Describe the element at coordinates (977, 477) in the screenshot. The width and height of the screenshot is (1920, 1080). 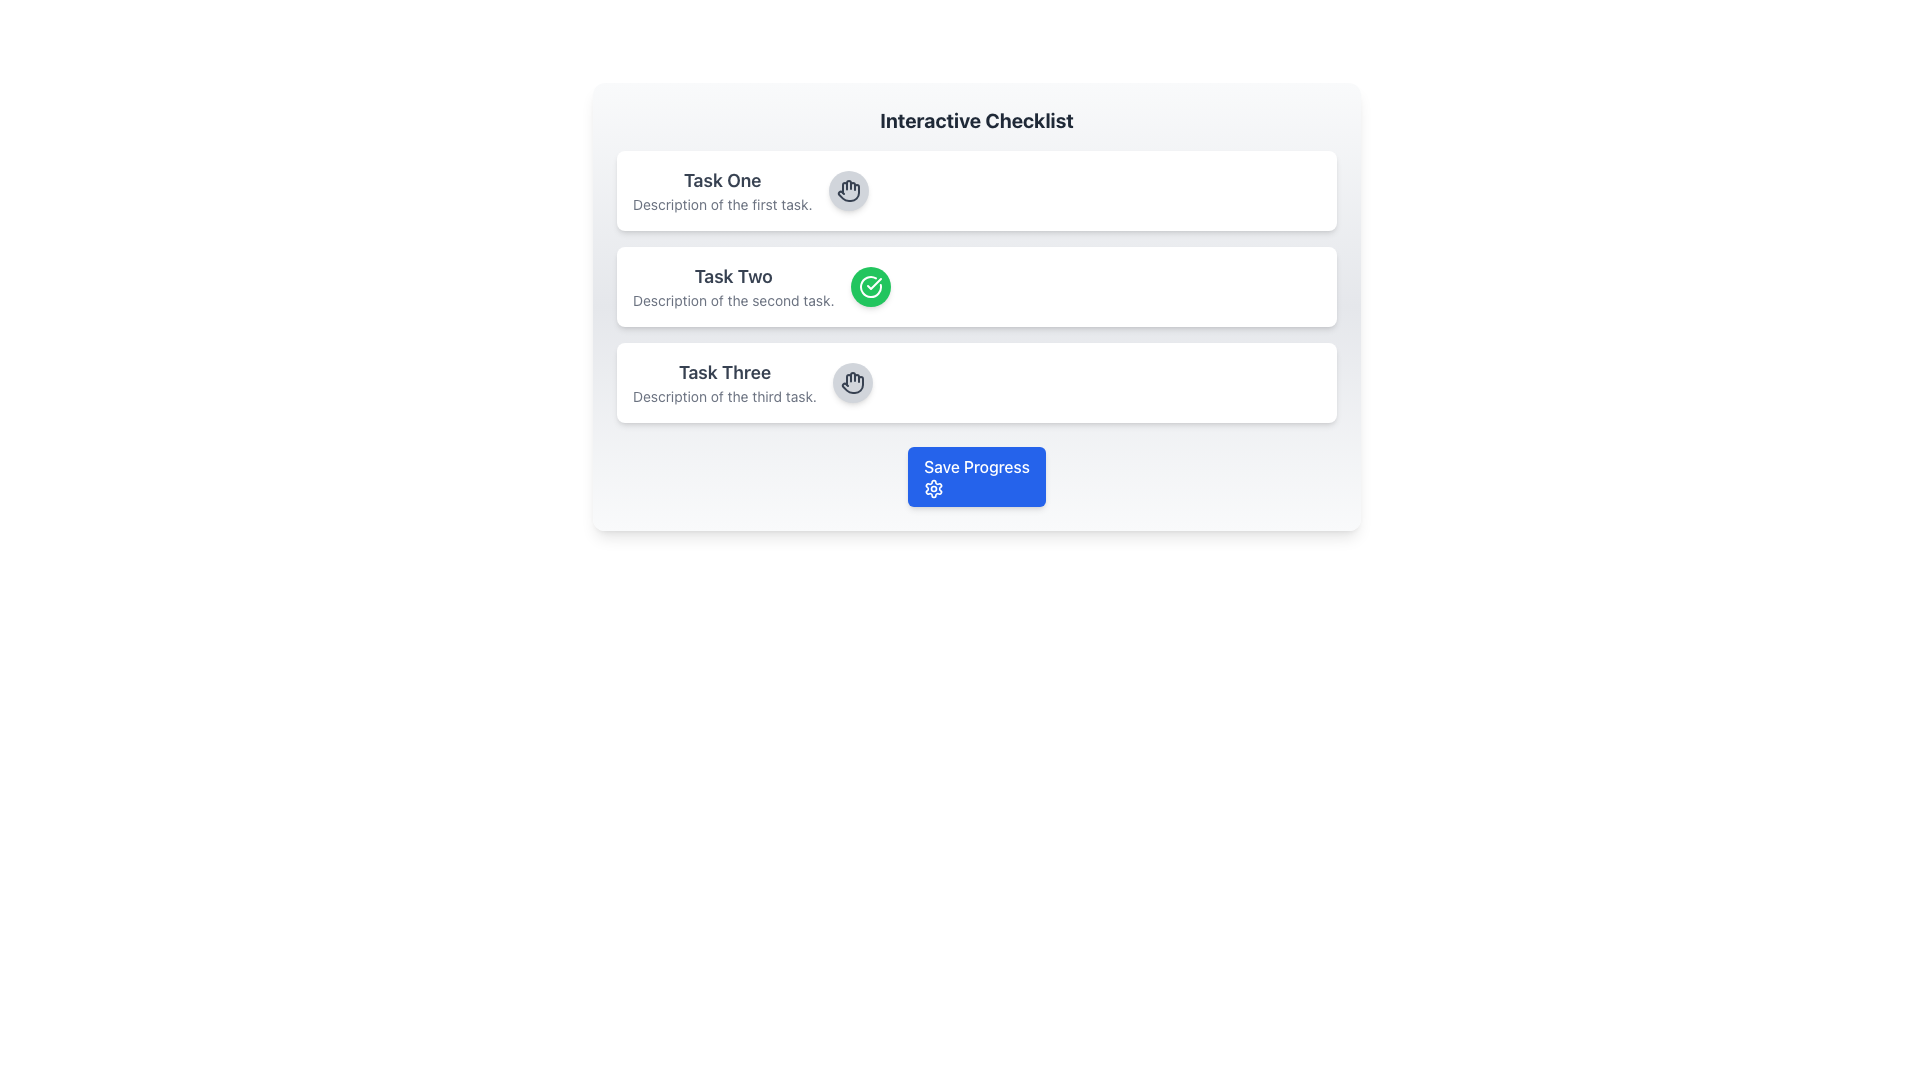
I see `the save button located in the bottom section of the centered group` at that location.